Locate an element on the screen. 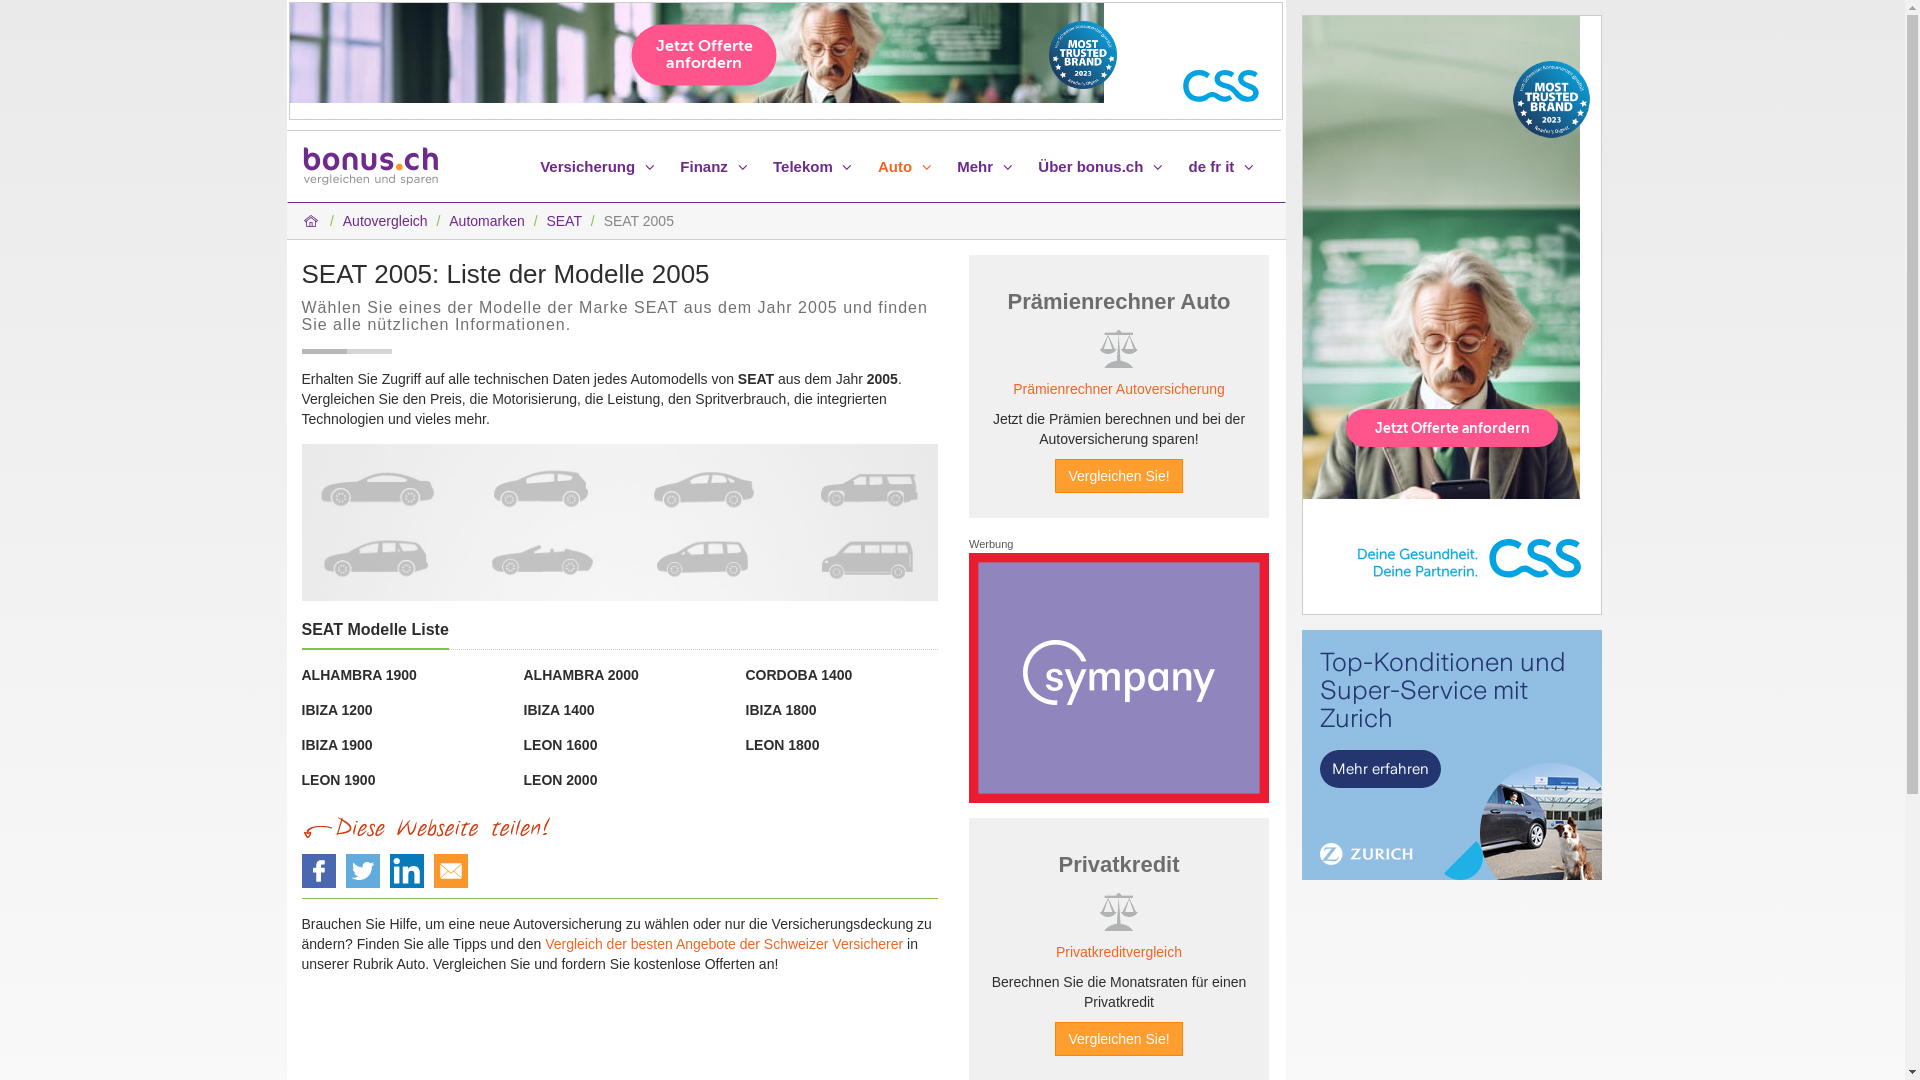  'Autovergleich' is located at coordinates (385, 220).